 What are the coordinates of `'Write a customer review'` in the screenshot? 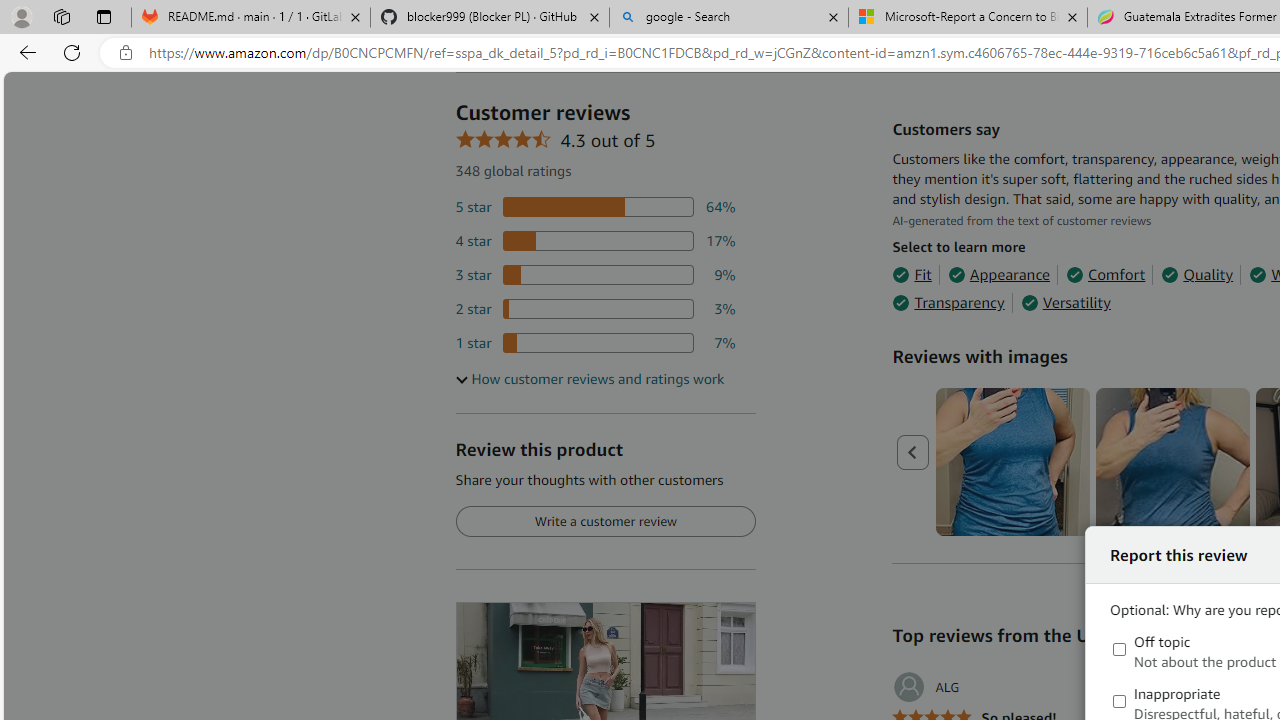 It's located at (604, 521).